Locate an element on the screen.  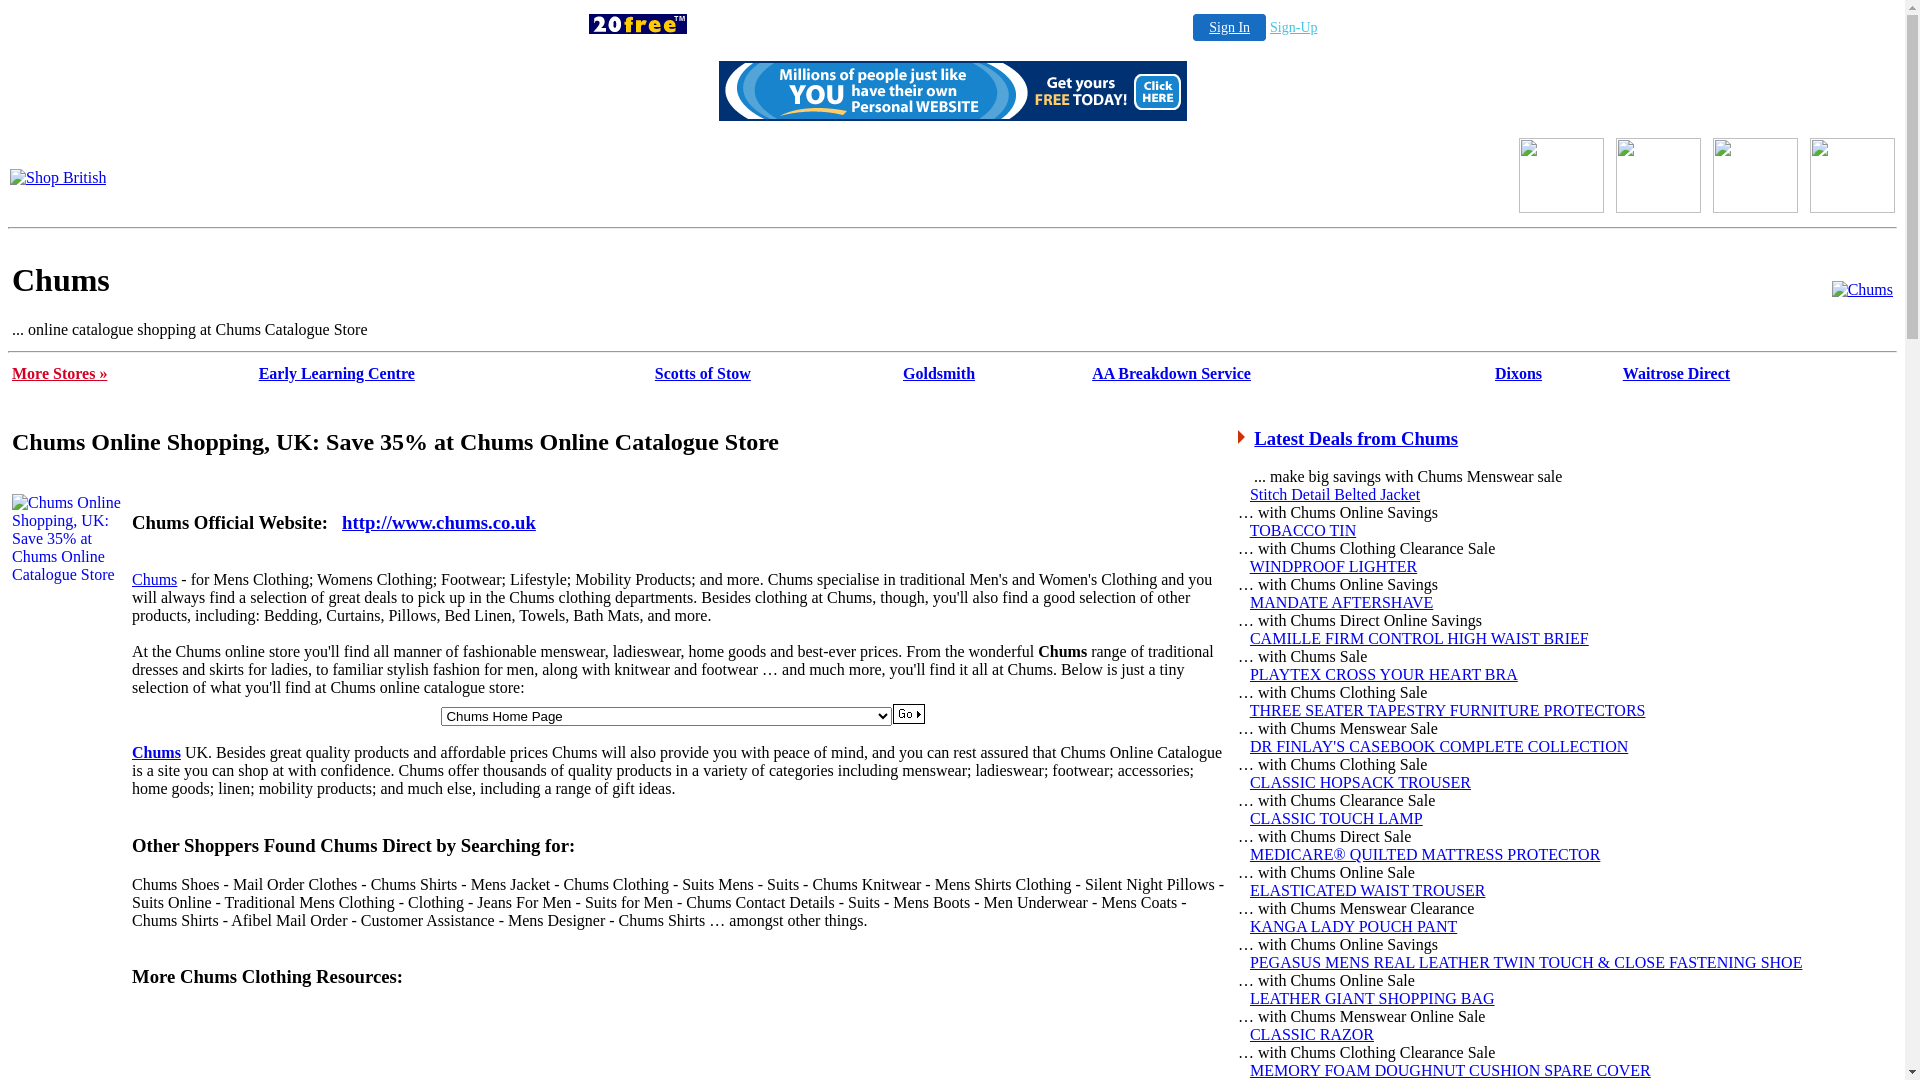
'Shop British' is located at coordinates (1518, 207).